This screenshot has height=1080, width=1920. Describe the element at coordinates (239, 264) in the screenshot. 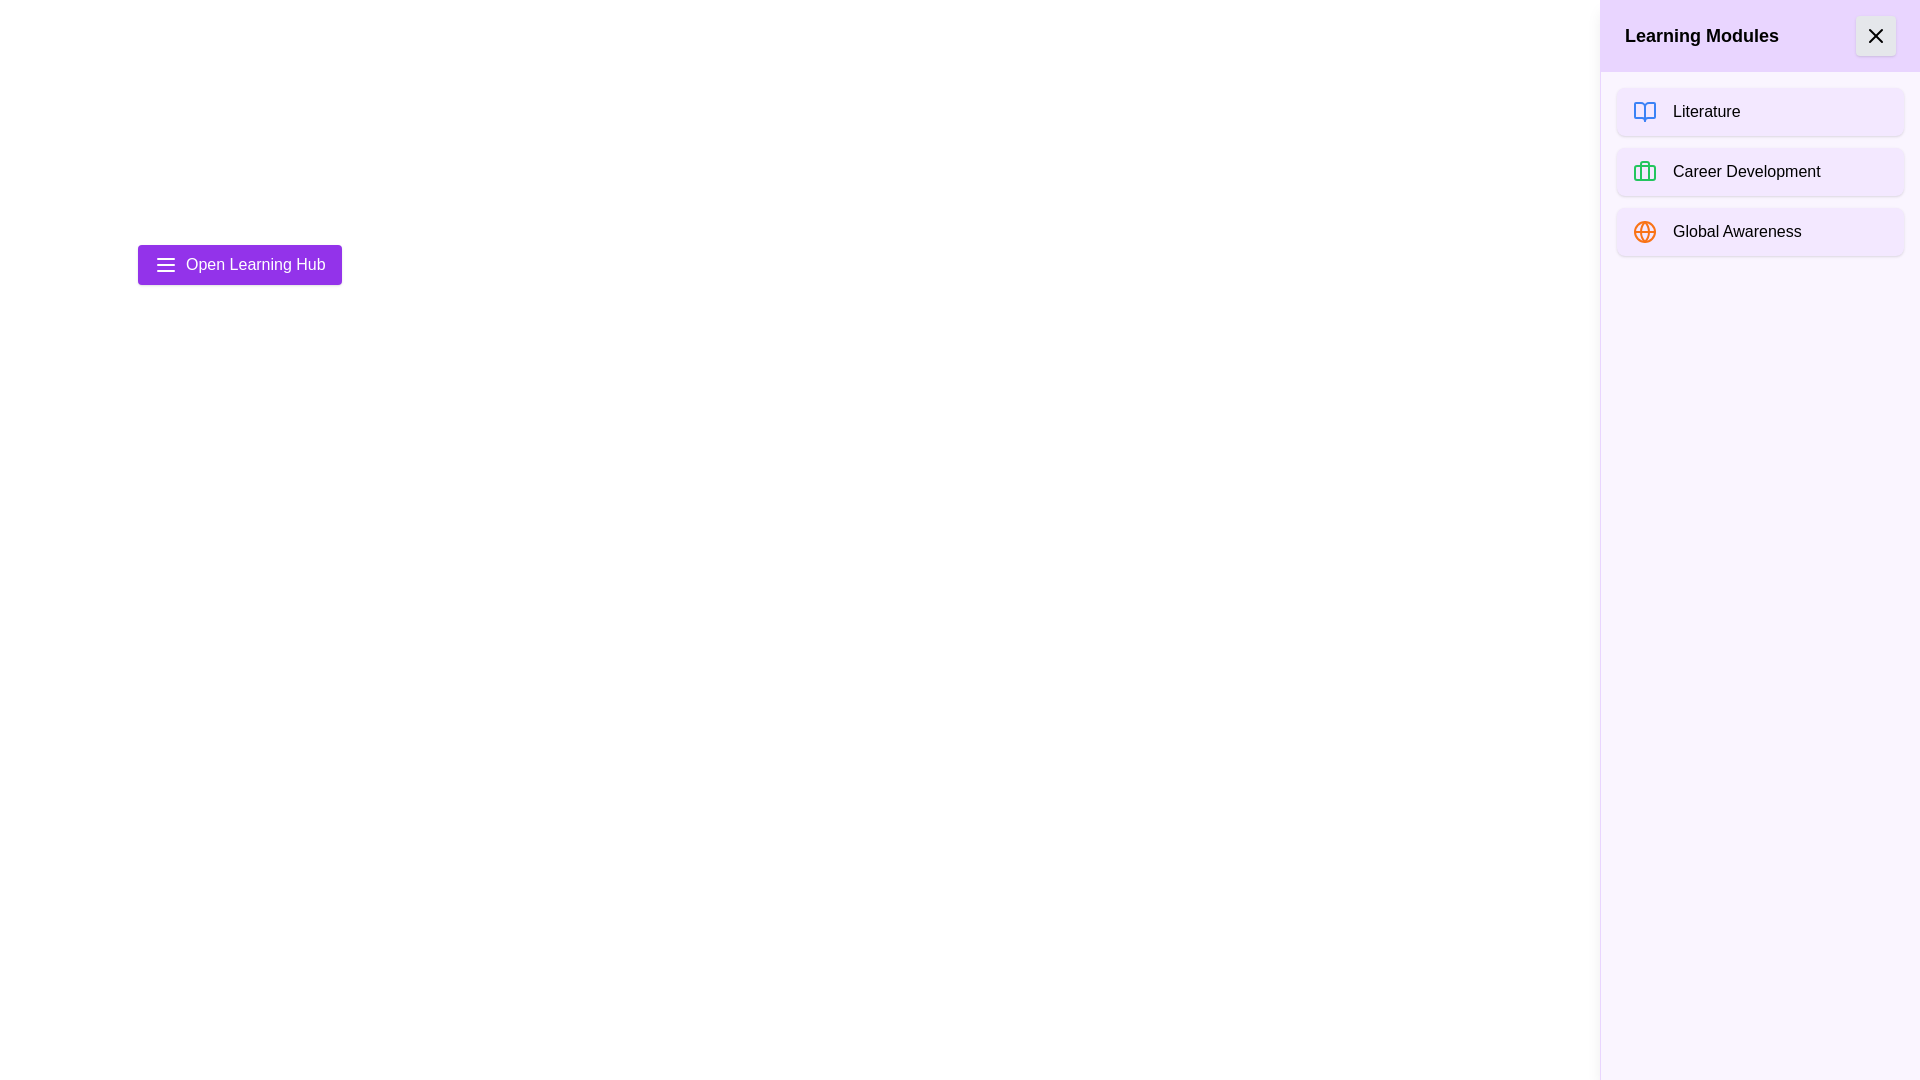

I see `'Open Learning Hub' button to toggle the drawer` at that location.